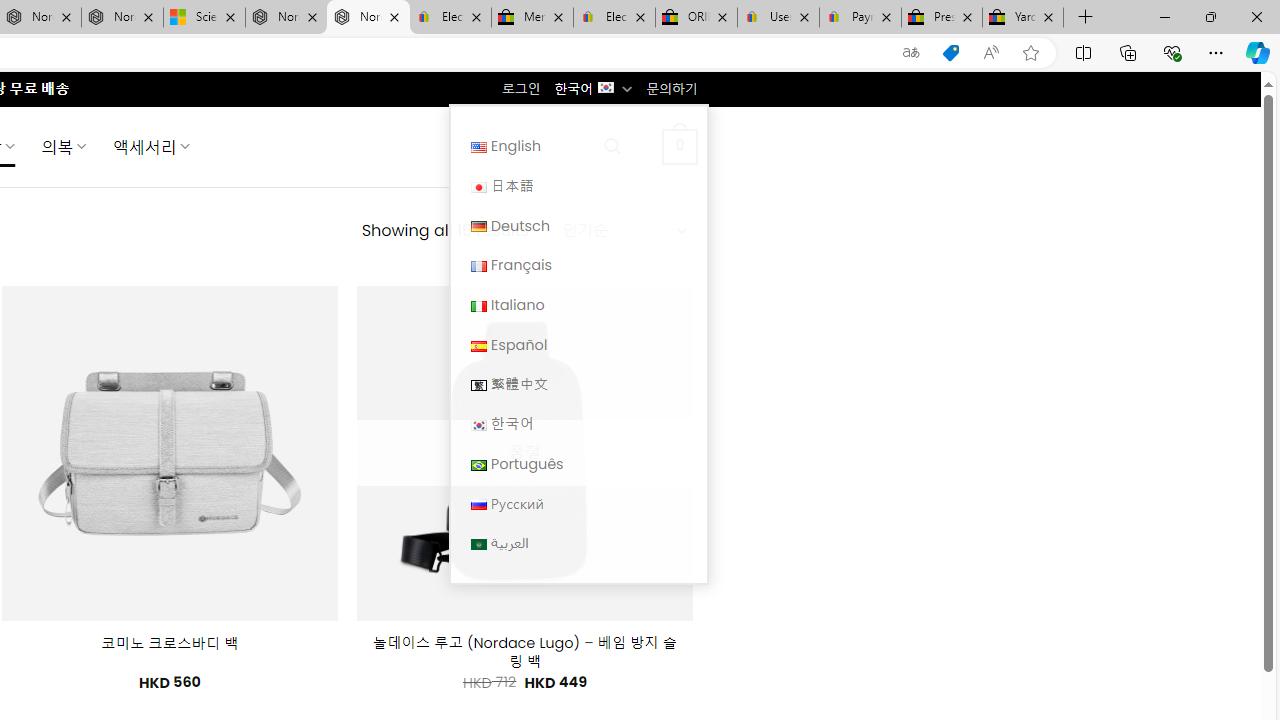  Describe the element at coordinates (477, 146) in the screenshot. I see `'English'` at that location.